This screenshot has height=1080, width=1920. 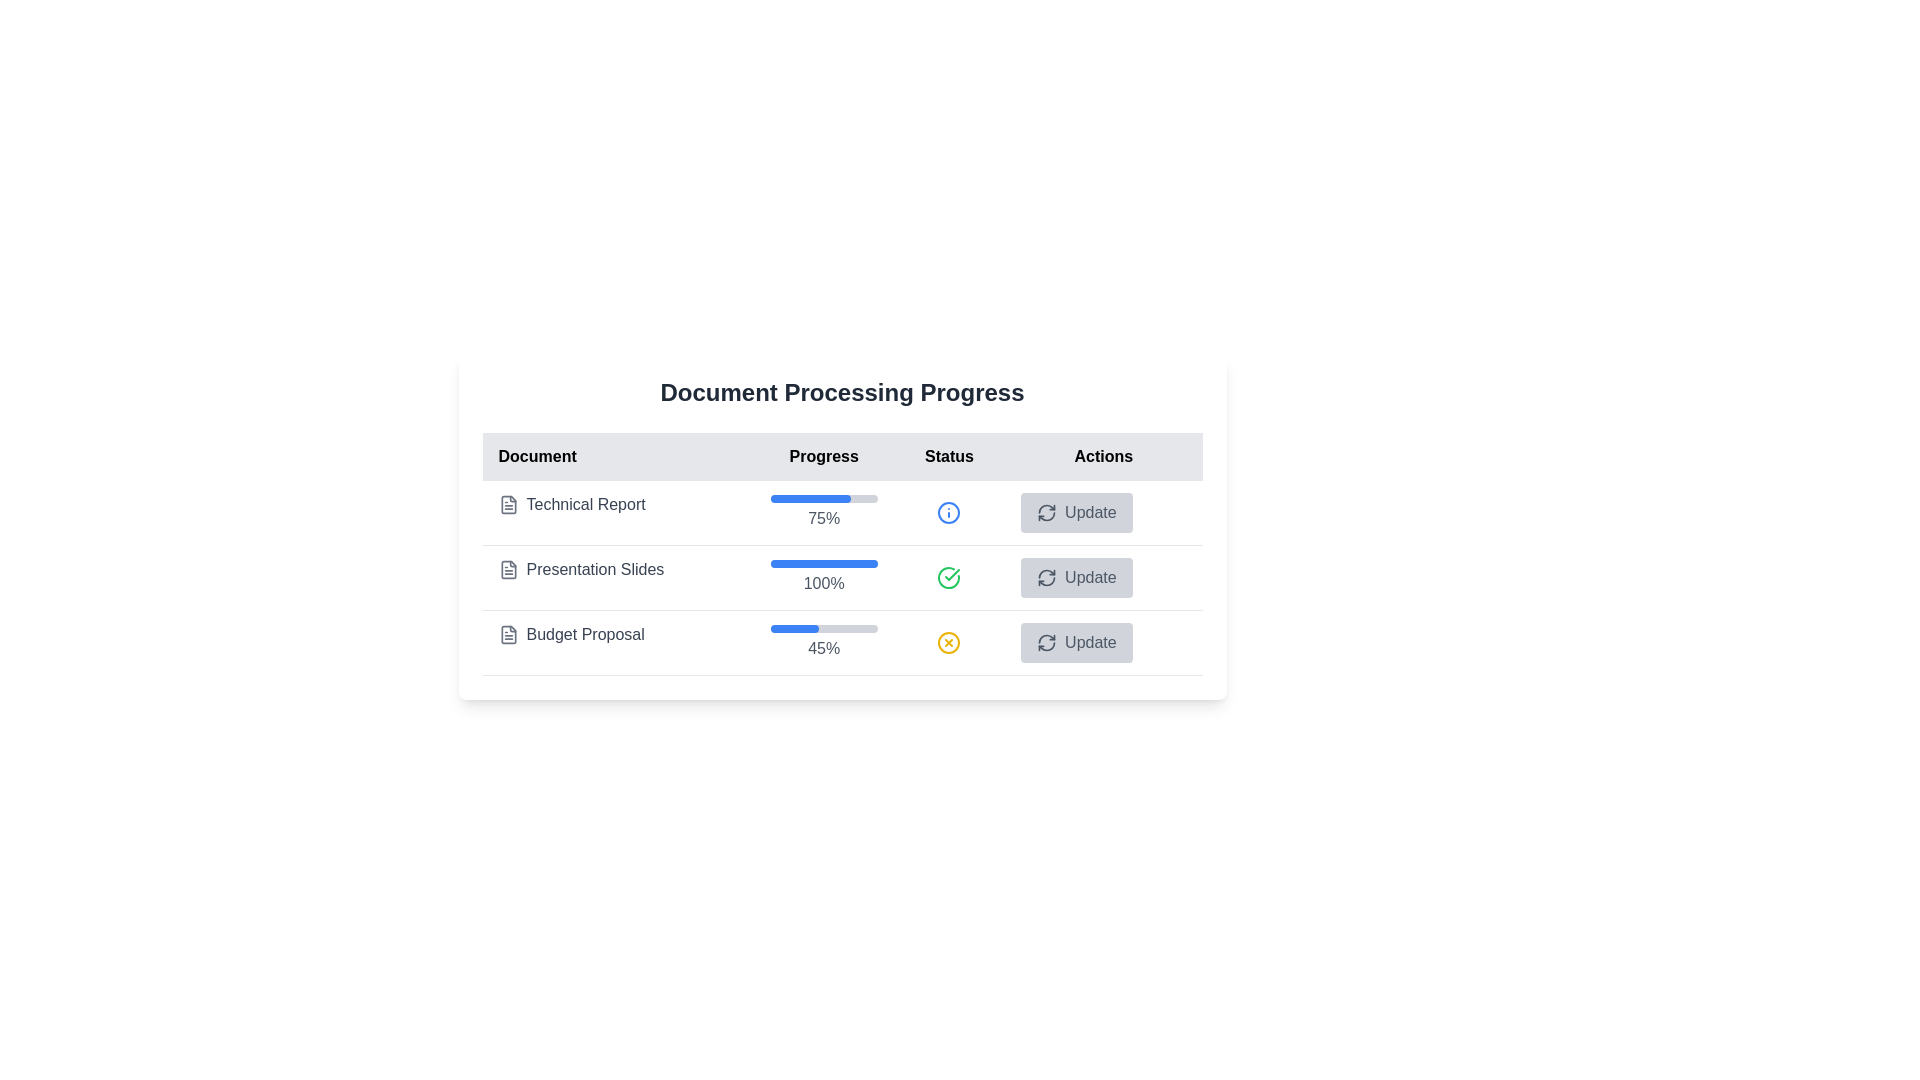 I want to click on the icon representing a document with a folded corner, located in the first column of the first row under the 'Document' header, associated with the 'Technical Report' text, so click(x=508, y=504).